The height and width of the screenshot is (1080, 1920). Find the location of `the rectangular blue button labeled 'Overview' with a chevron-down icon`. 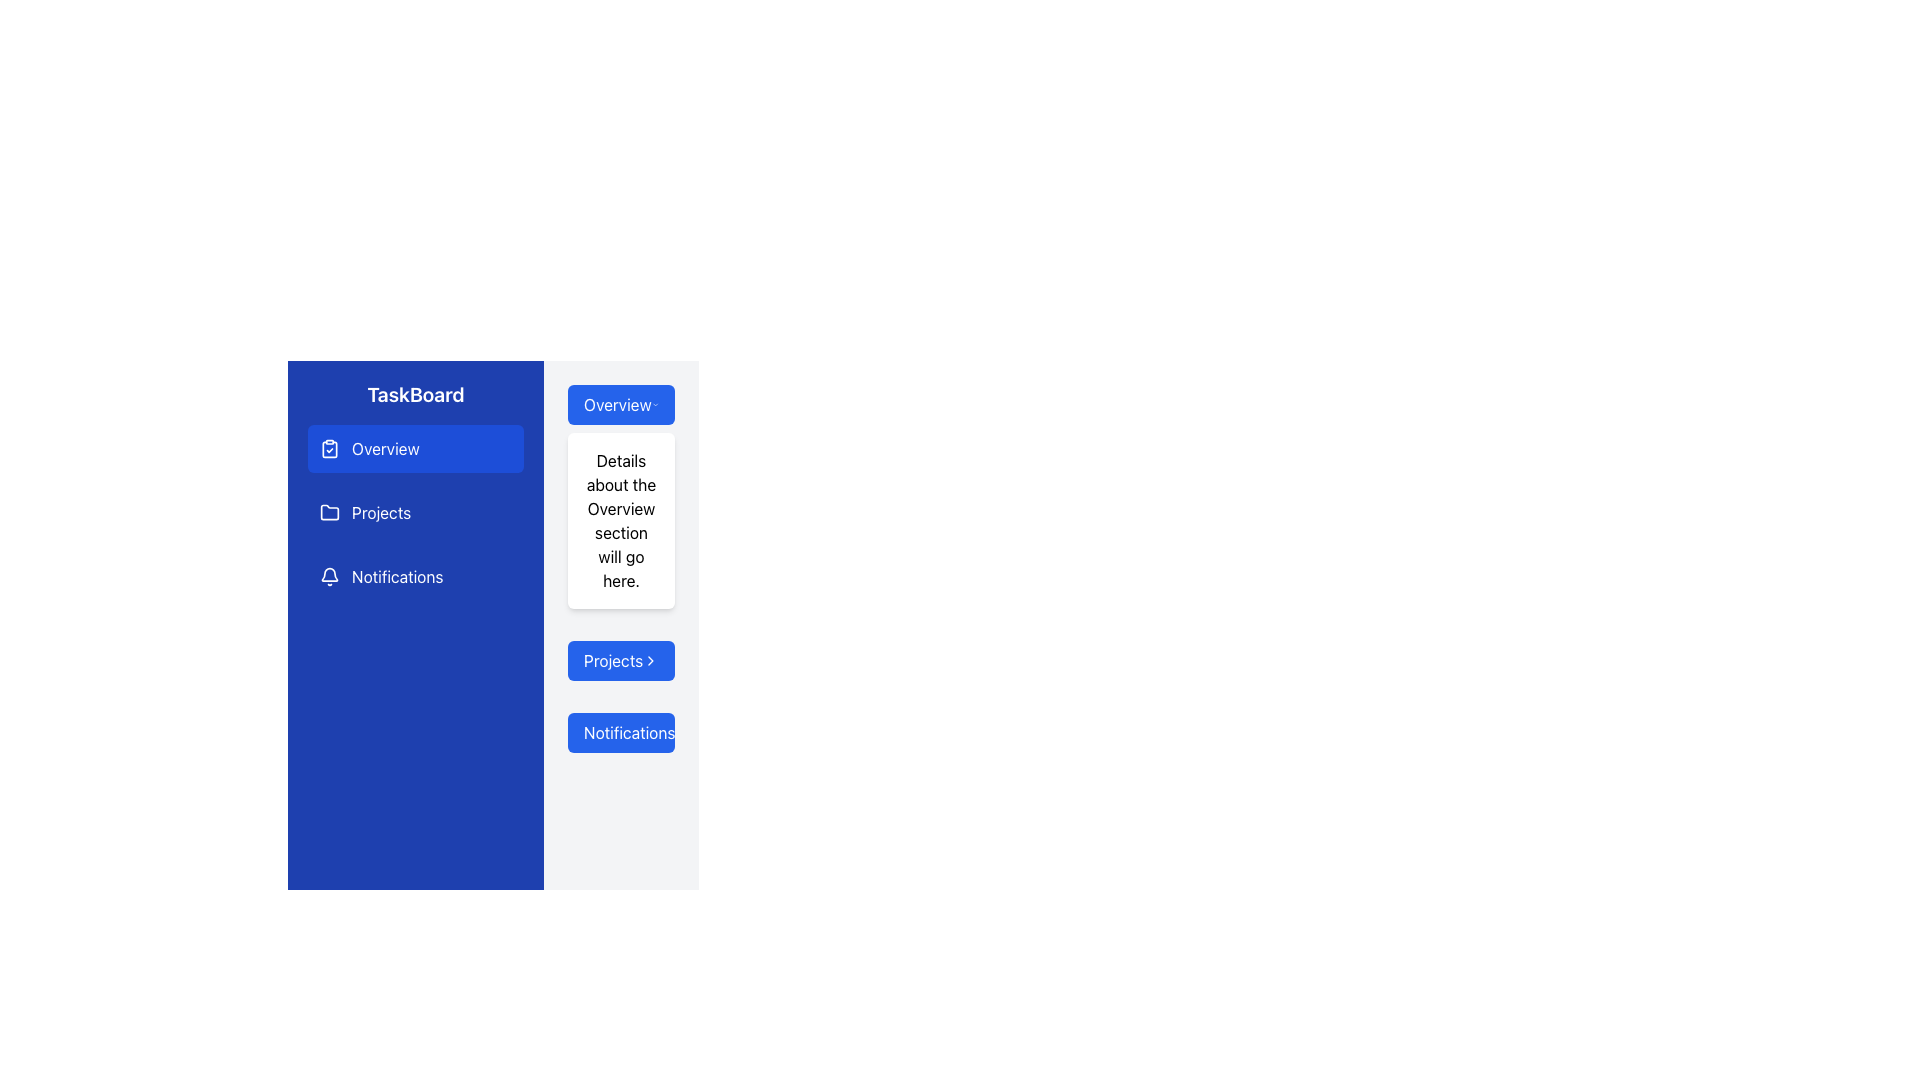

the rectangular blue button labeled 'Overview' with a chevron-down icon is located at coordinates (620, 405).